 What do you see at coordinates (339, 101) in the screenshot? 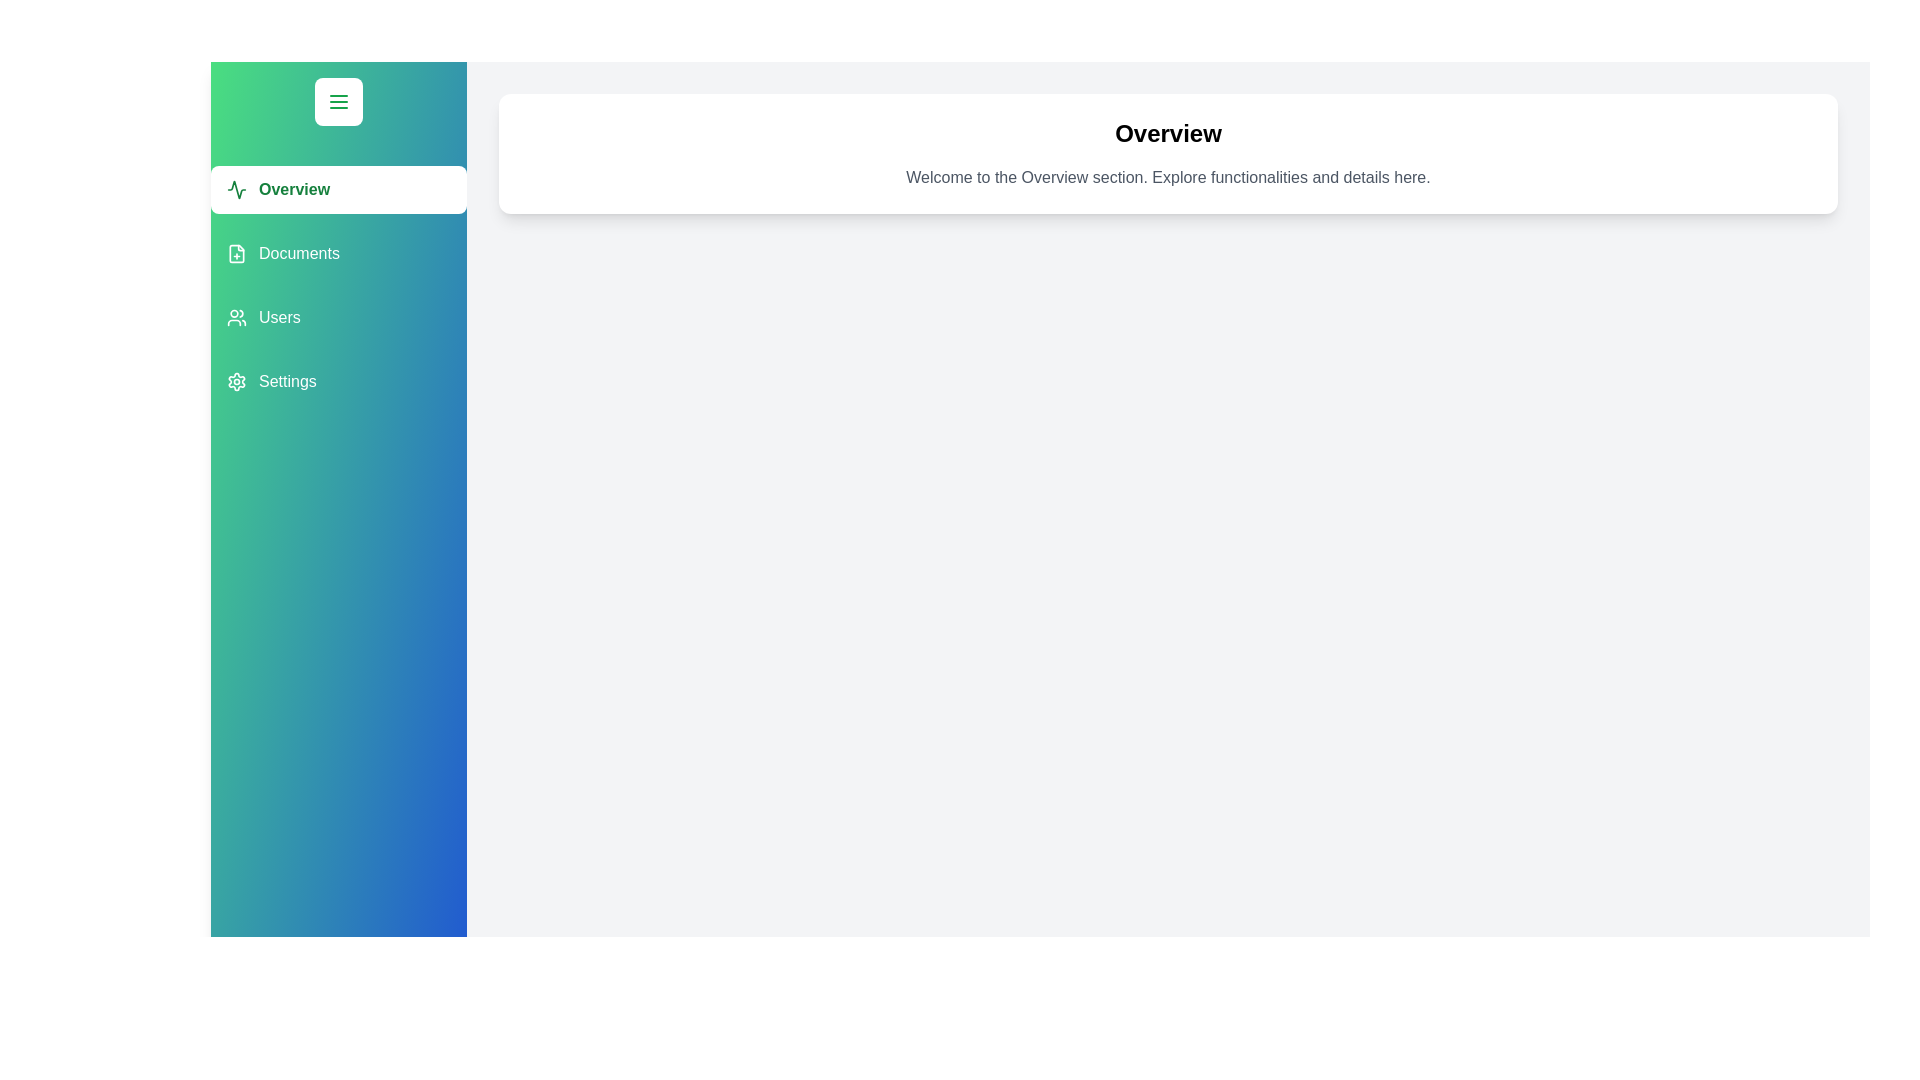
I see `the menu button to toggle the drawer` at bounding box center [339, 101].